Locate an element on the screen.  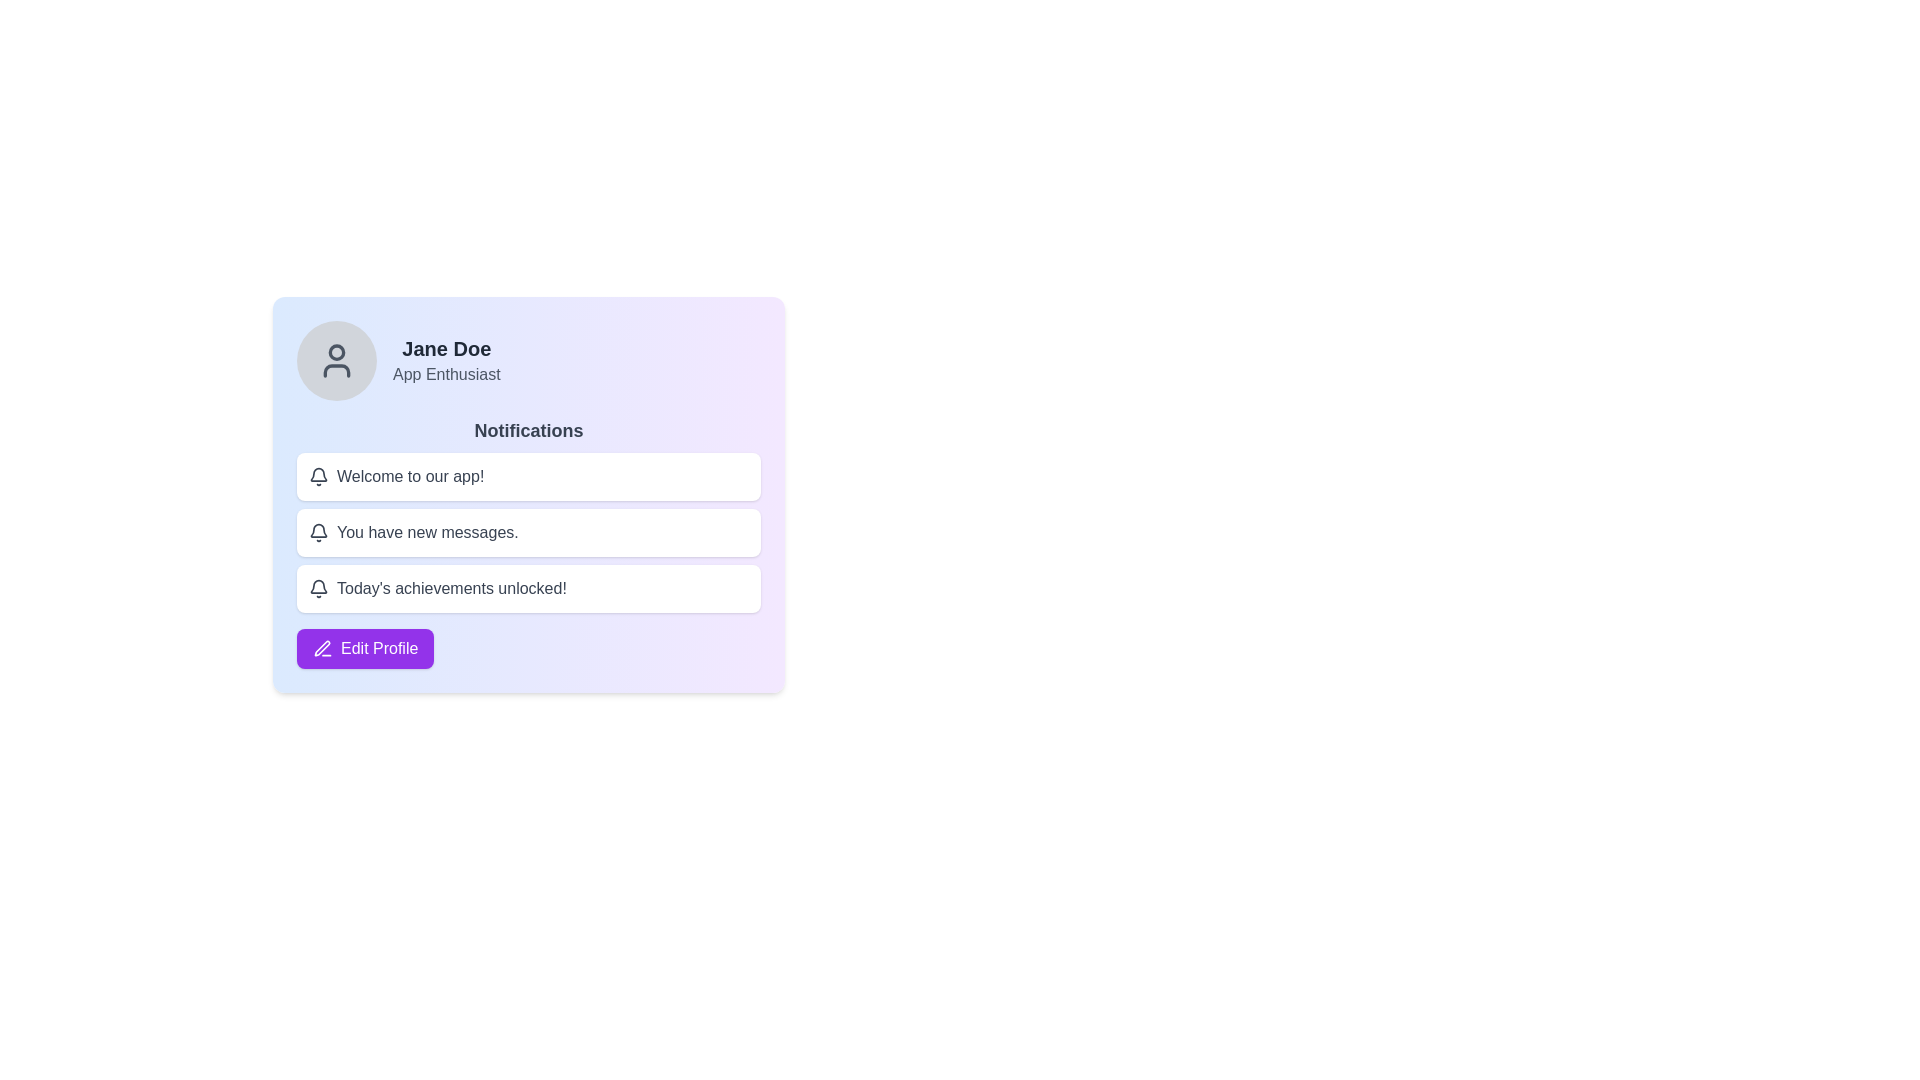
the bell-shaped icon with a minimalistic design that is located at the bottom of the notification section, preceding the text 'Today's achievements unlocked!' is located at coordinates (317, 588).